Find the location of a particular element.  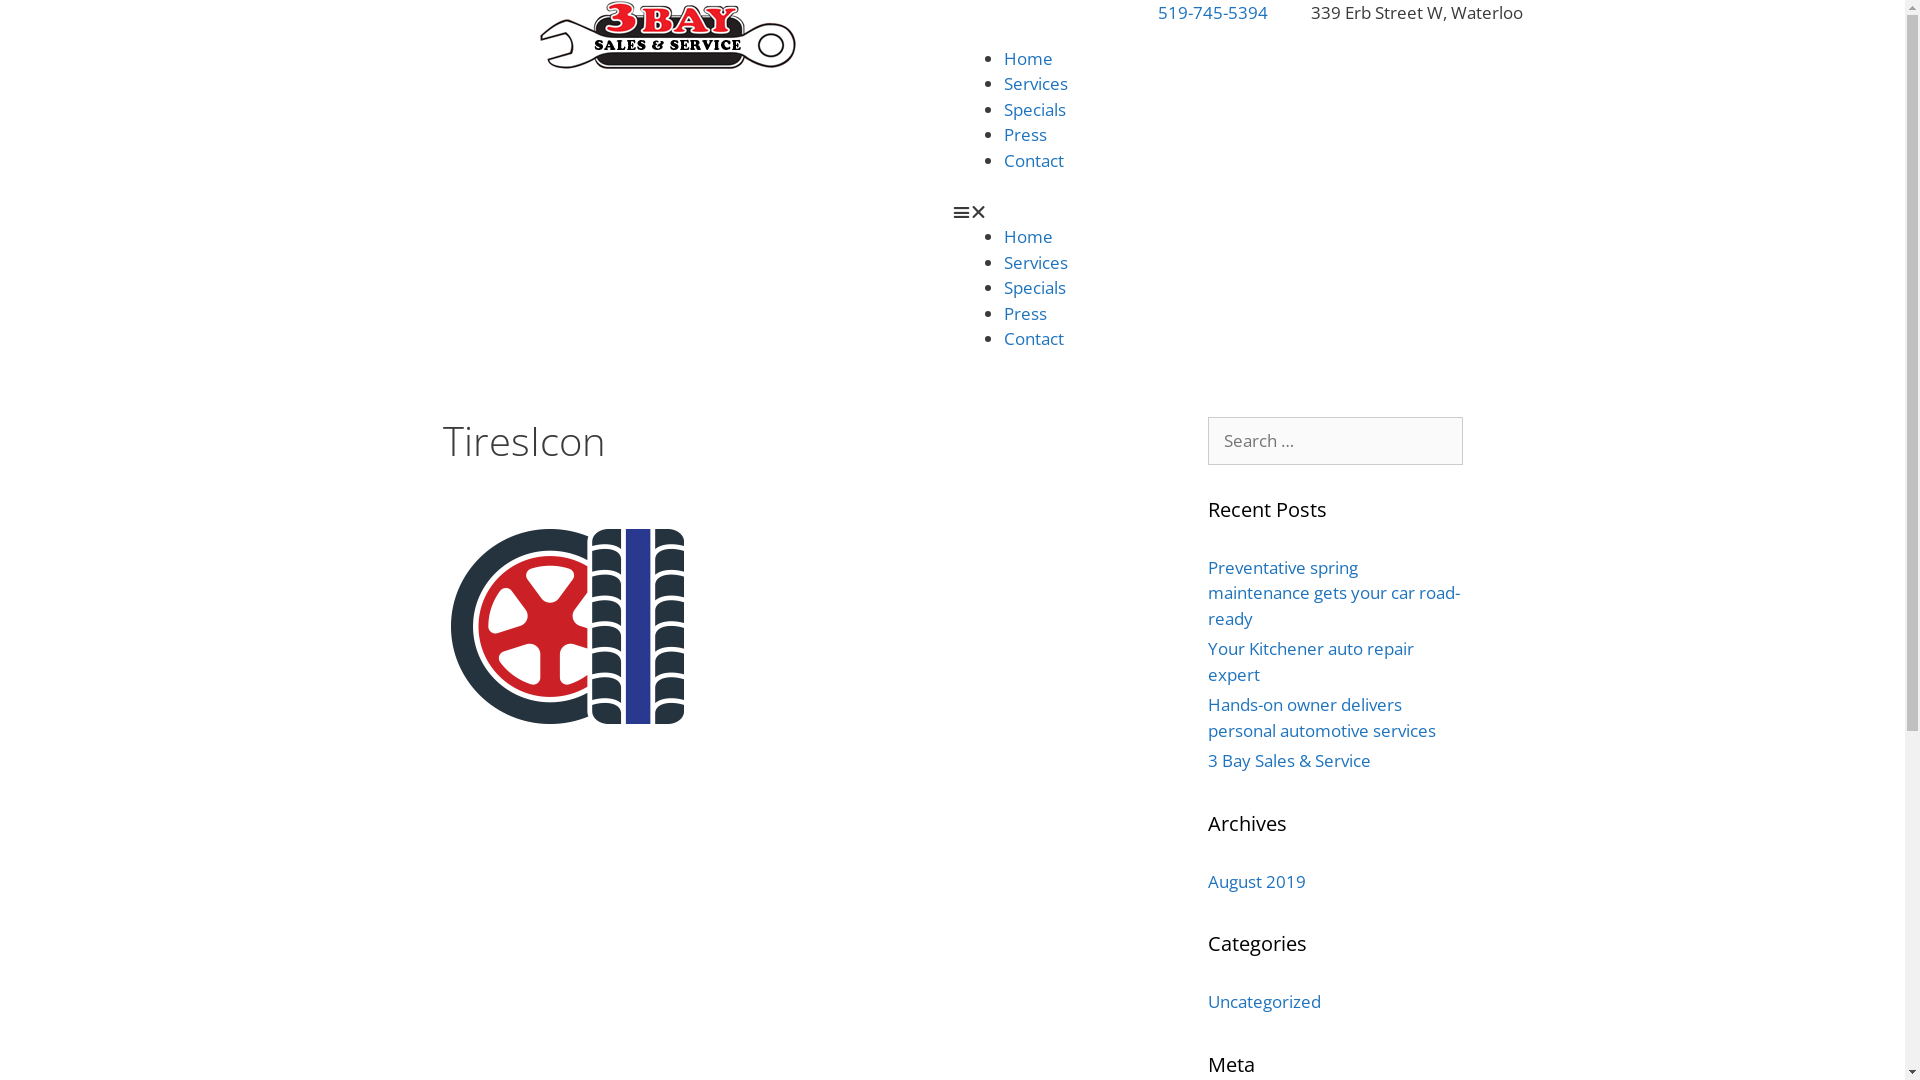

'Specials' is located at coordinates (1035, 109).